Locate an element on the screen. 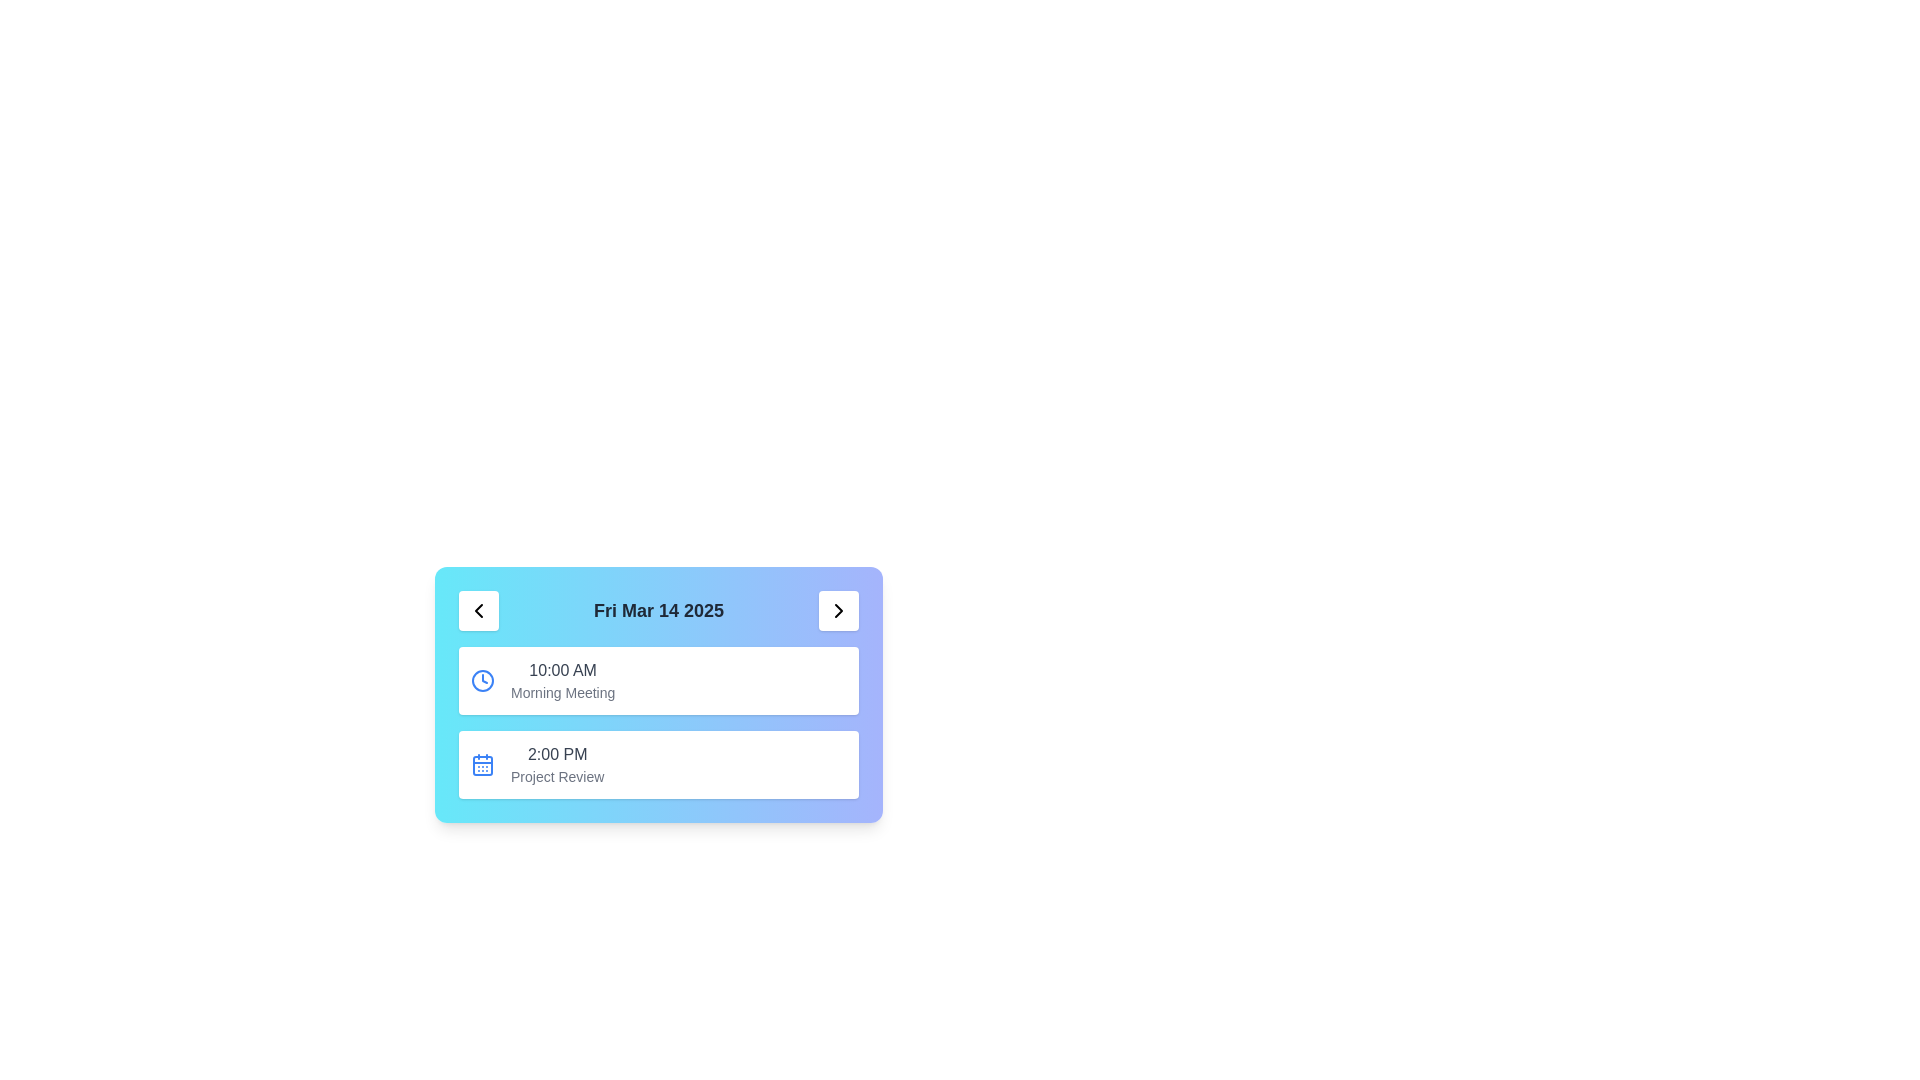  the blue clock icon located at the leftmost area of the first block representing a meeting item is located at coordinates (483, 680).